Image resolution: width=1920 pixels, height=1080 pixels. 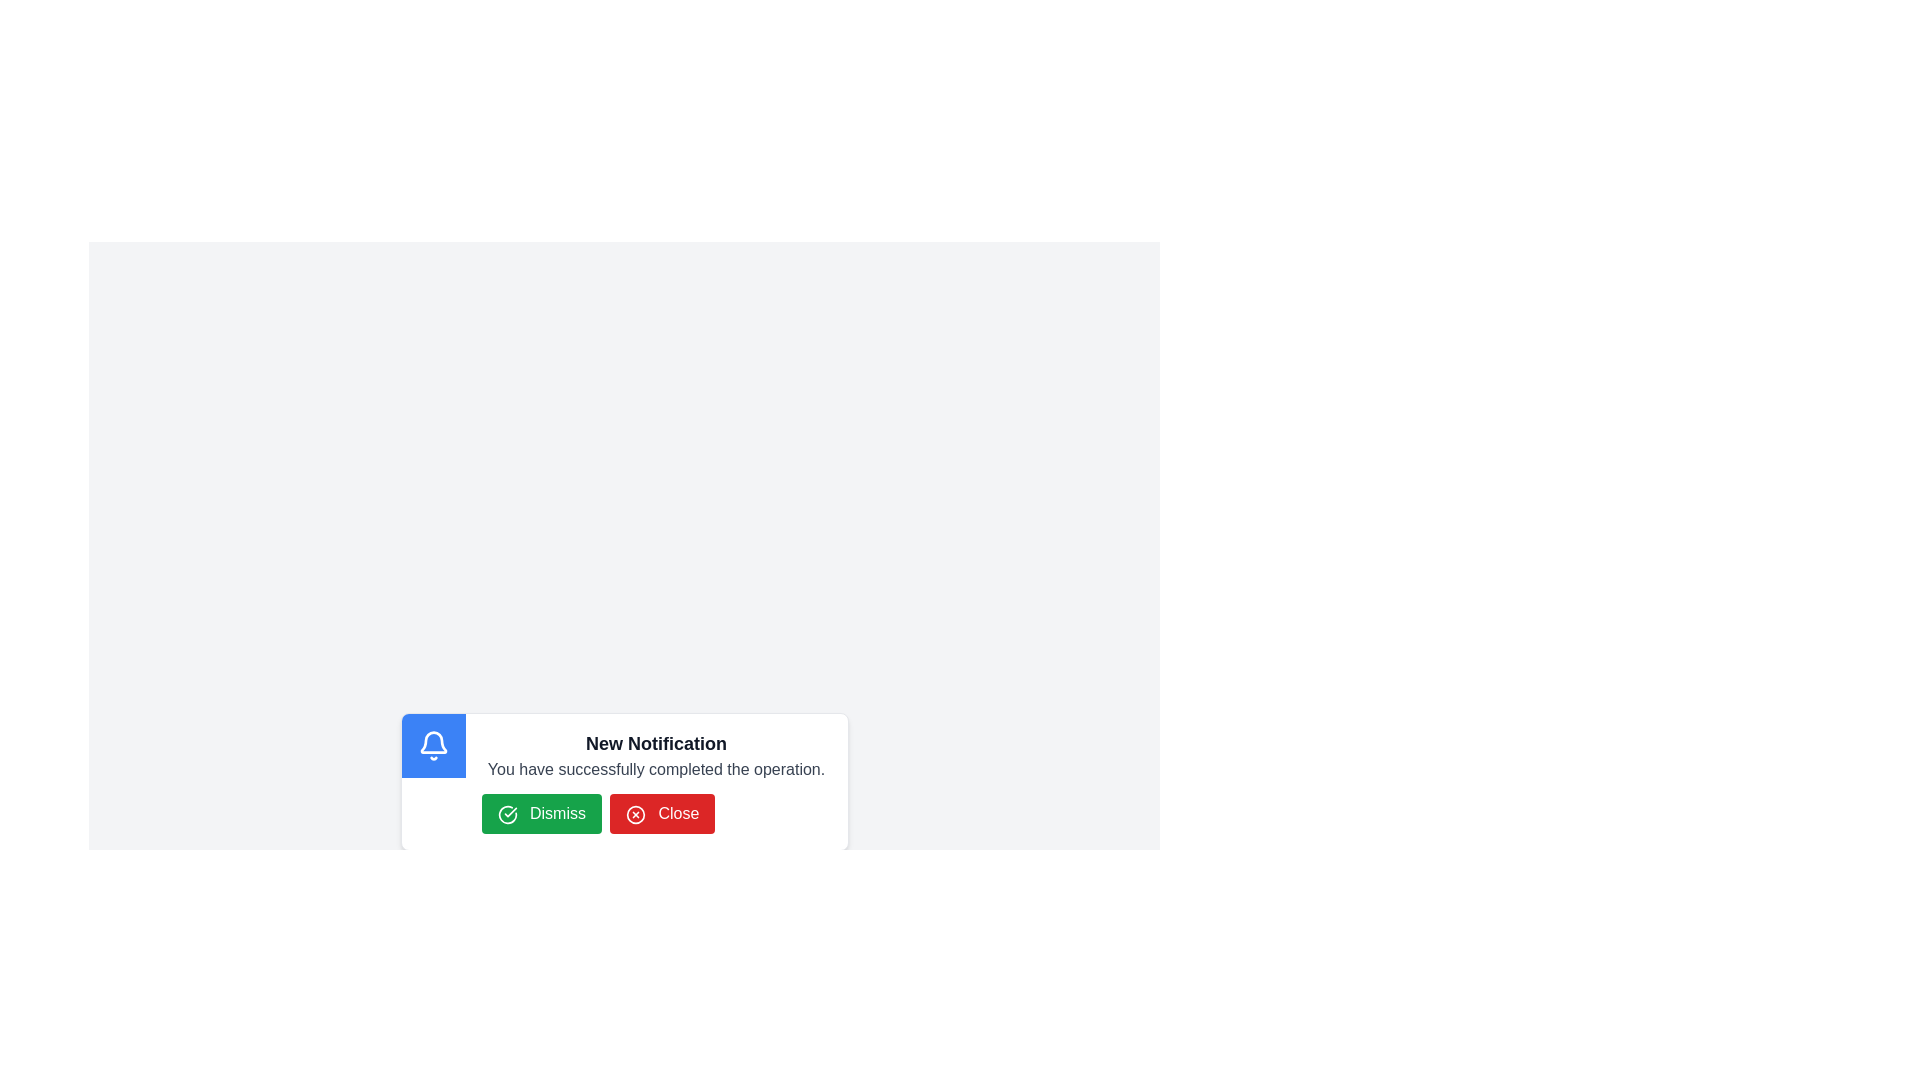 I want to click on the notification text element that provides feedback about the successful completion of an operation, located below the 'New Notification' title and above the 'Dismiss' and 'Close' buttons, so click(x=656, y=769).